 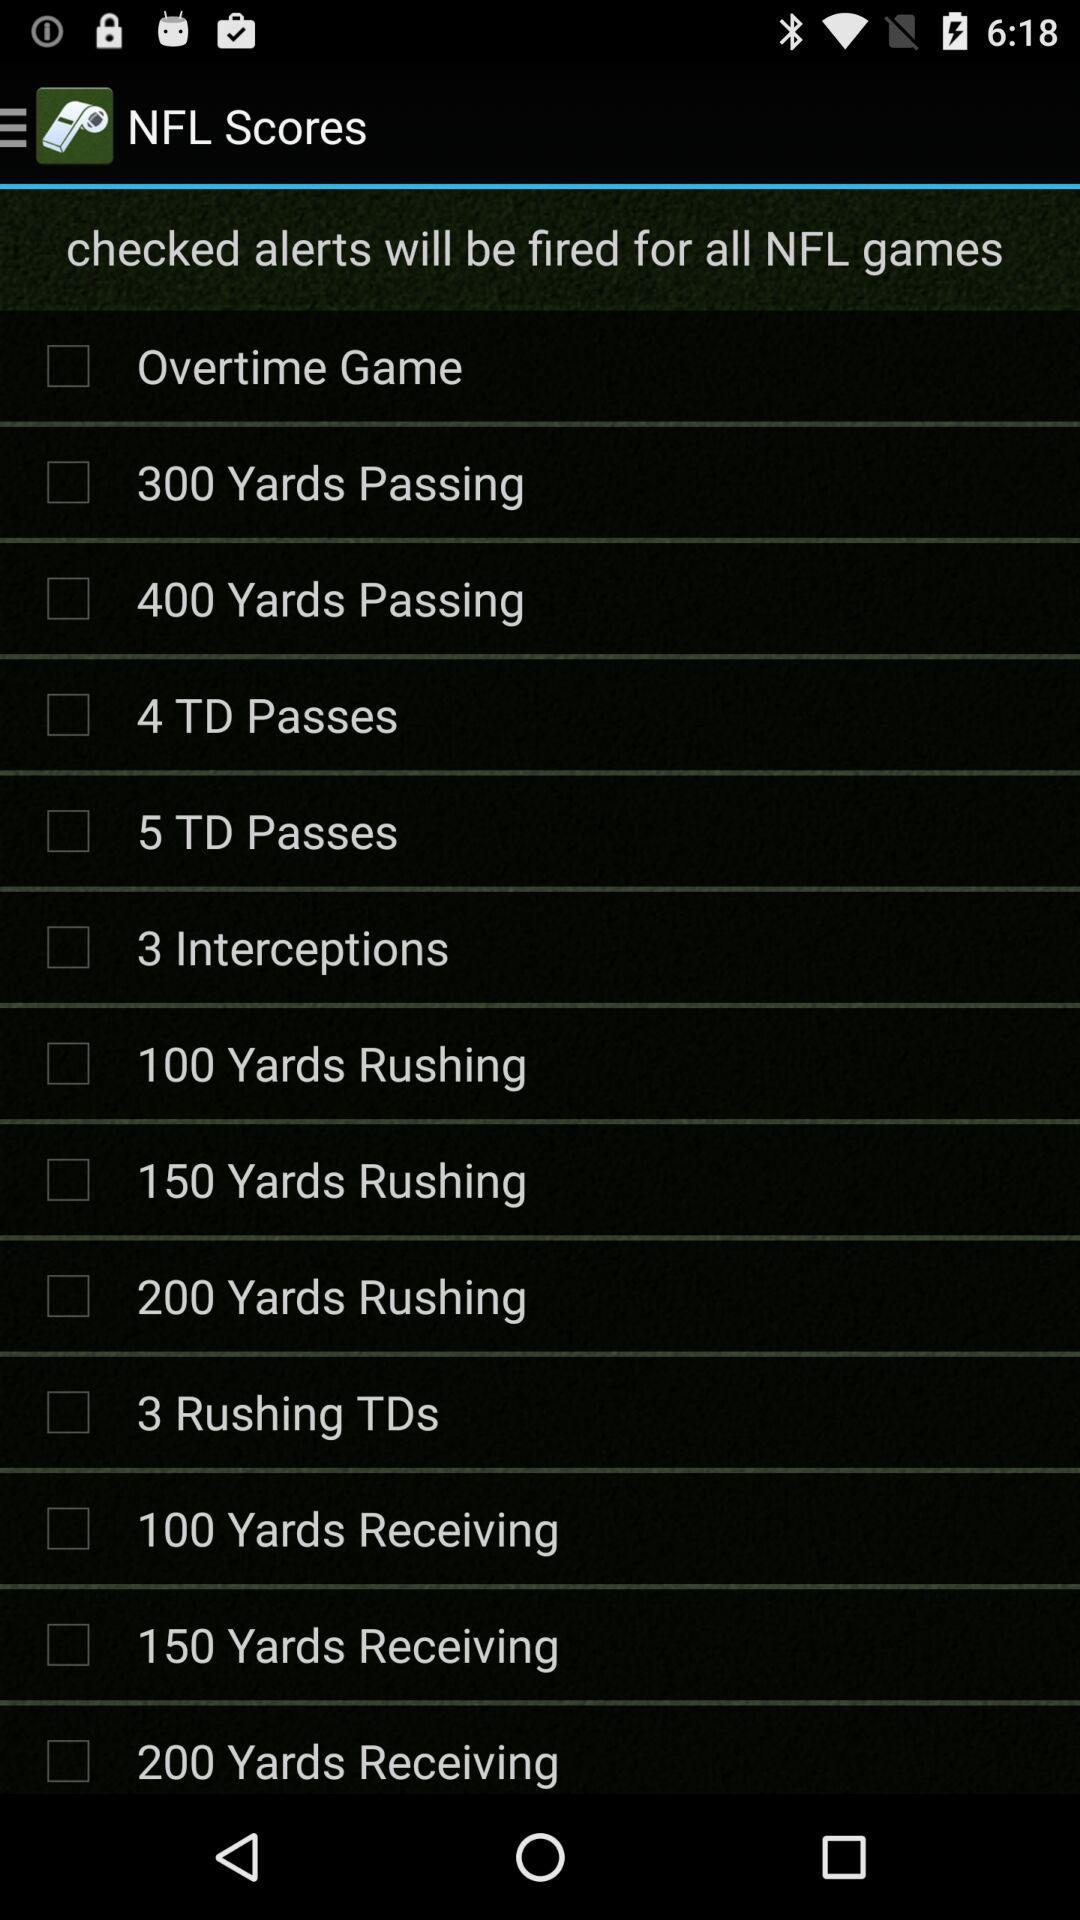 I want to click on the app below the checked alerts will item, so click(x=299, y=365).